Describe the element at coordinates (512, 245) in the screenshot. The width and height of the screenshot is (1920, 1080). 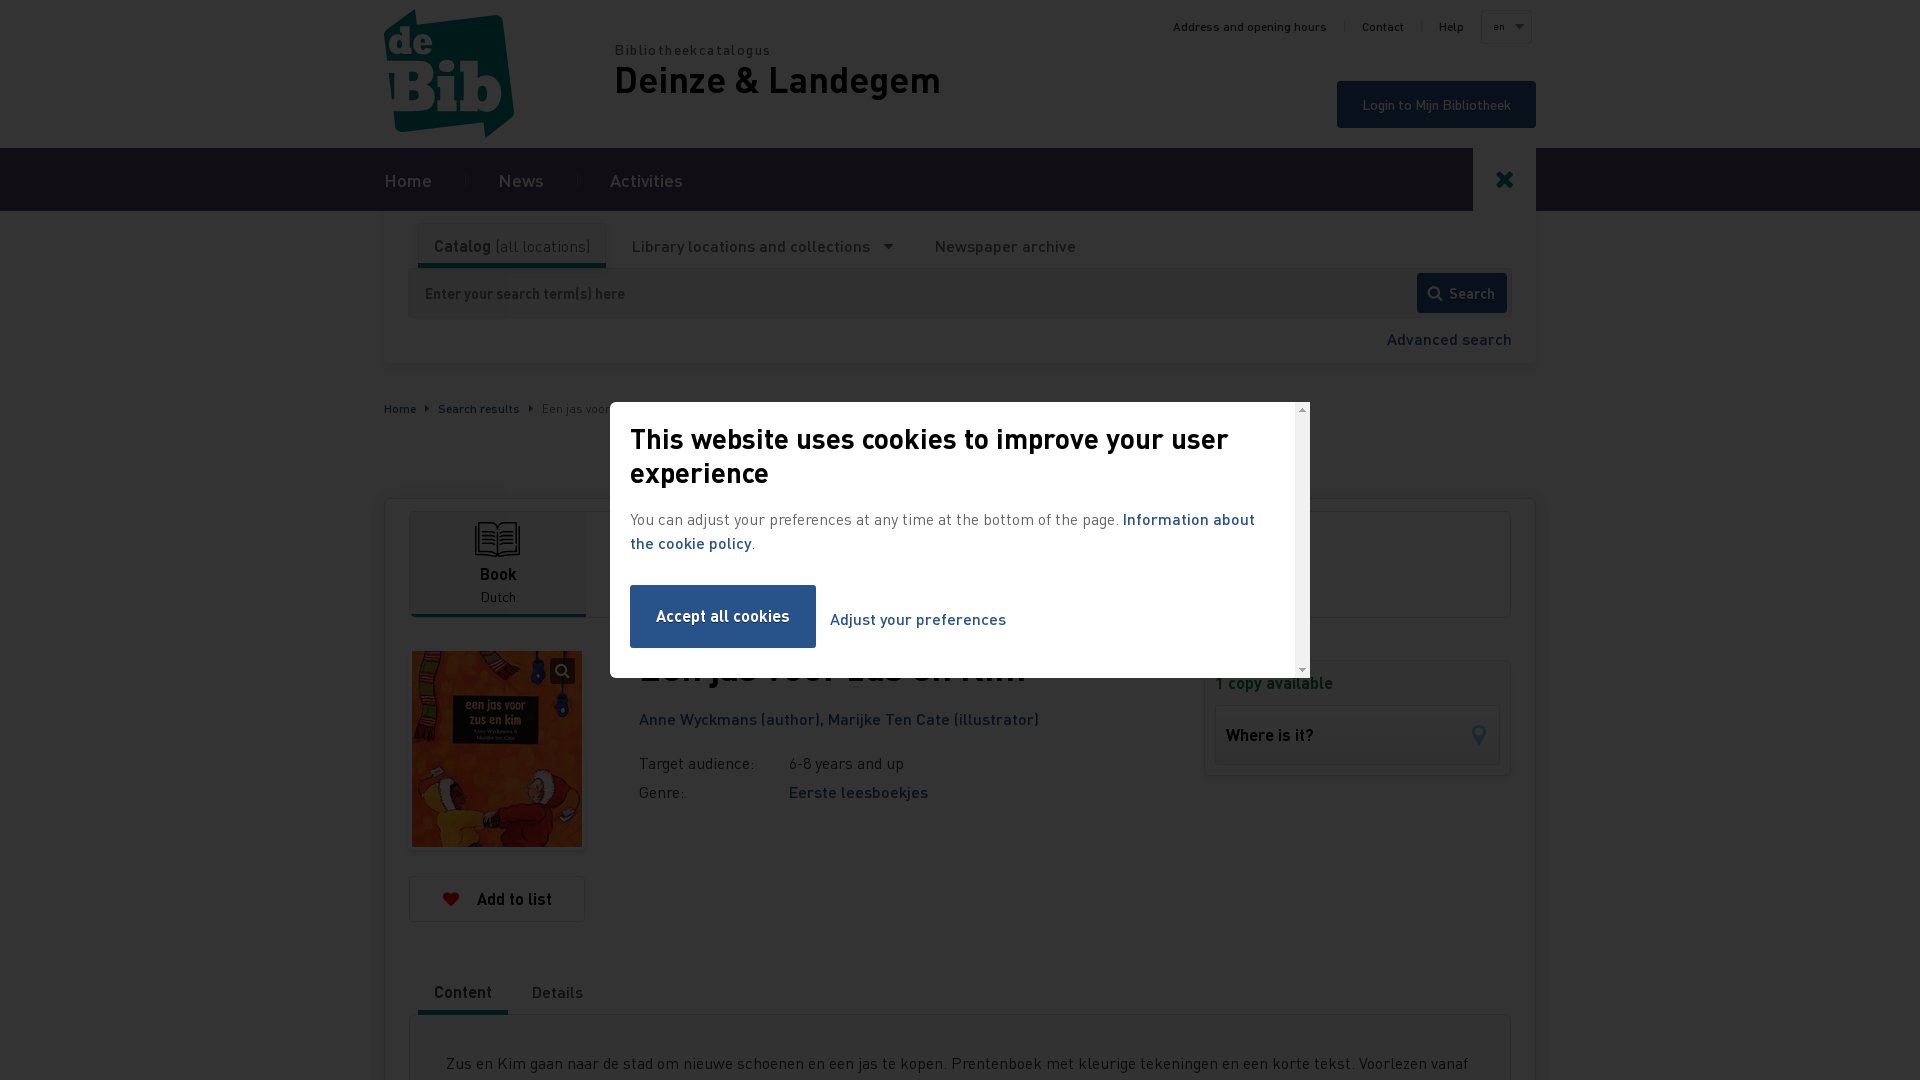
I see `'Catalog (all locations)'` at that location.